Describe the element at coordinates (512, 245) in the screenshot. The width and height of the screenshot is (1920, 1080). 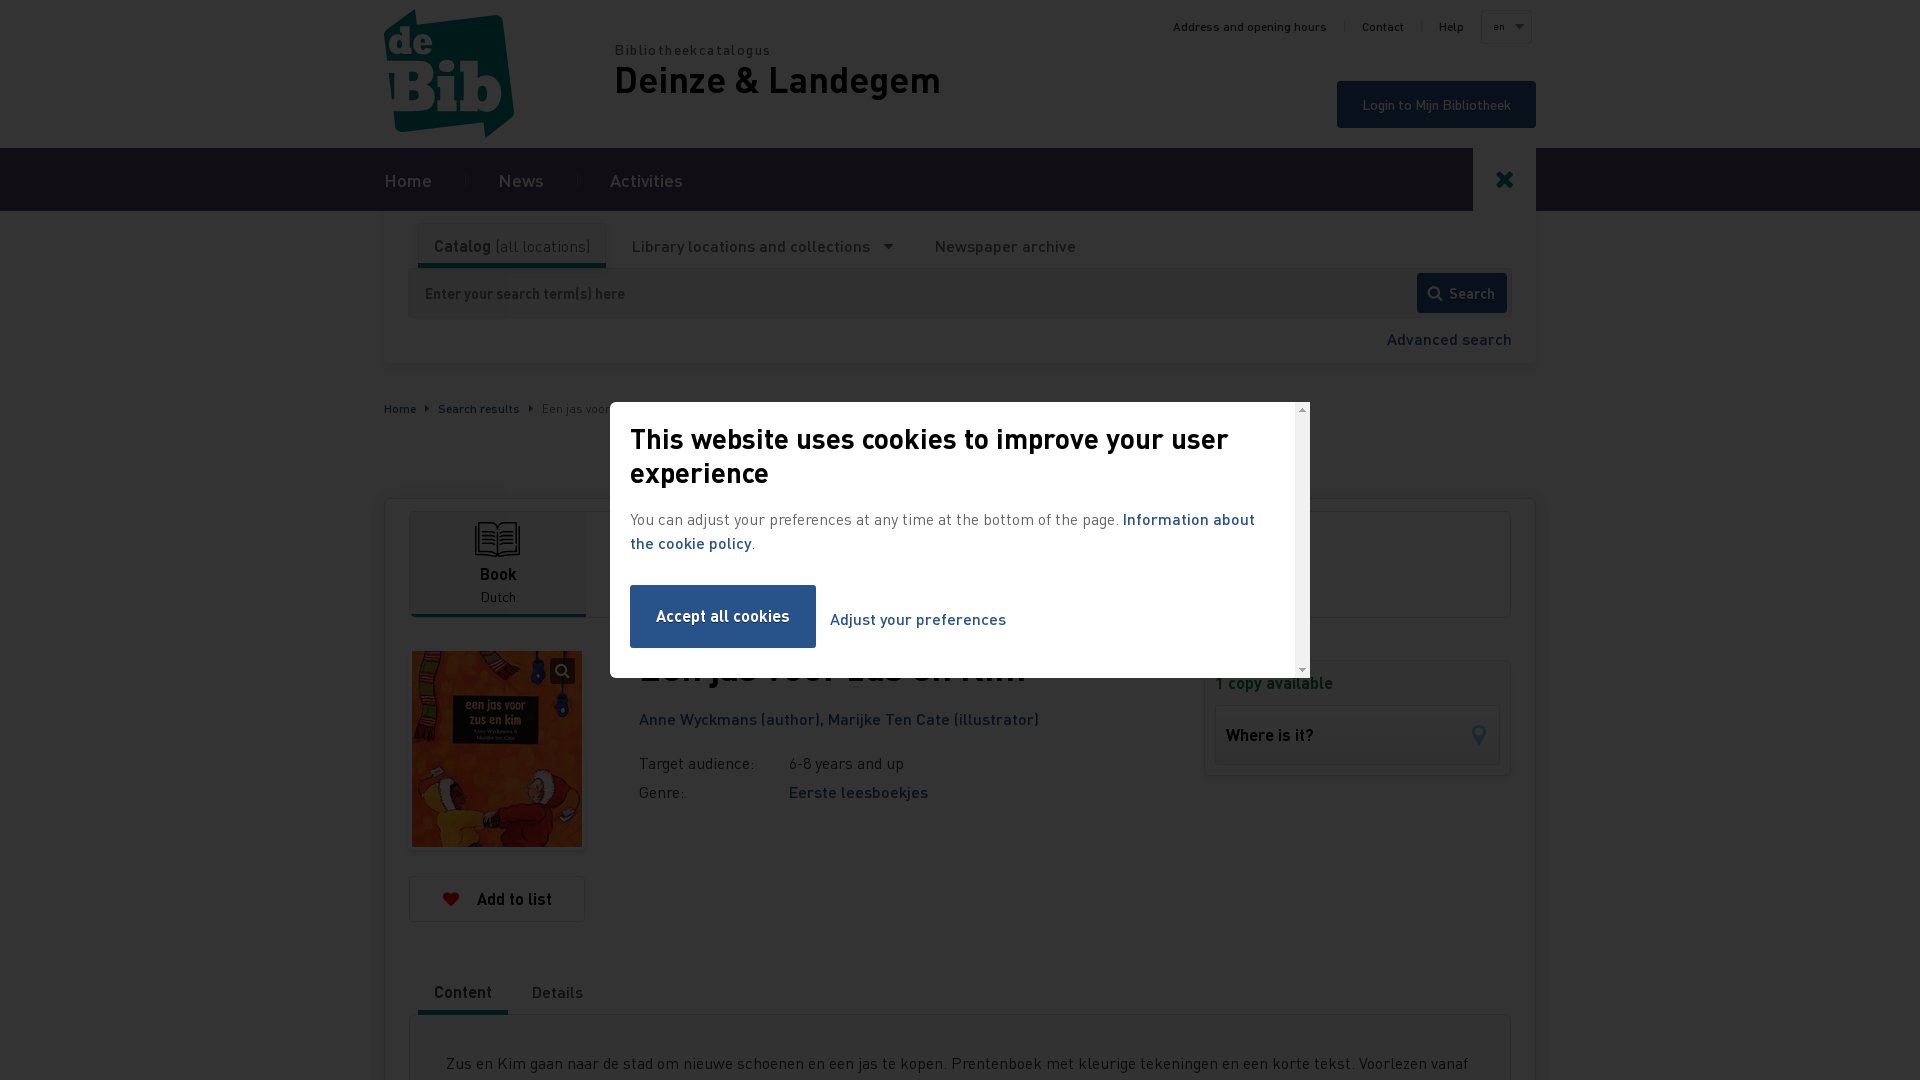
I see `'Catalog (all locations)'` at that location.